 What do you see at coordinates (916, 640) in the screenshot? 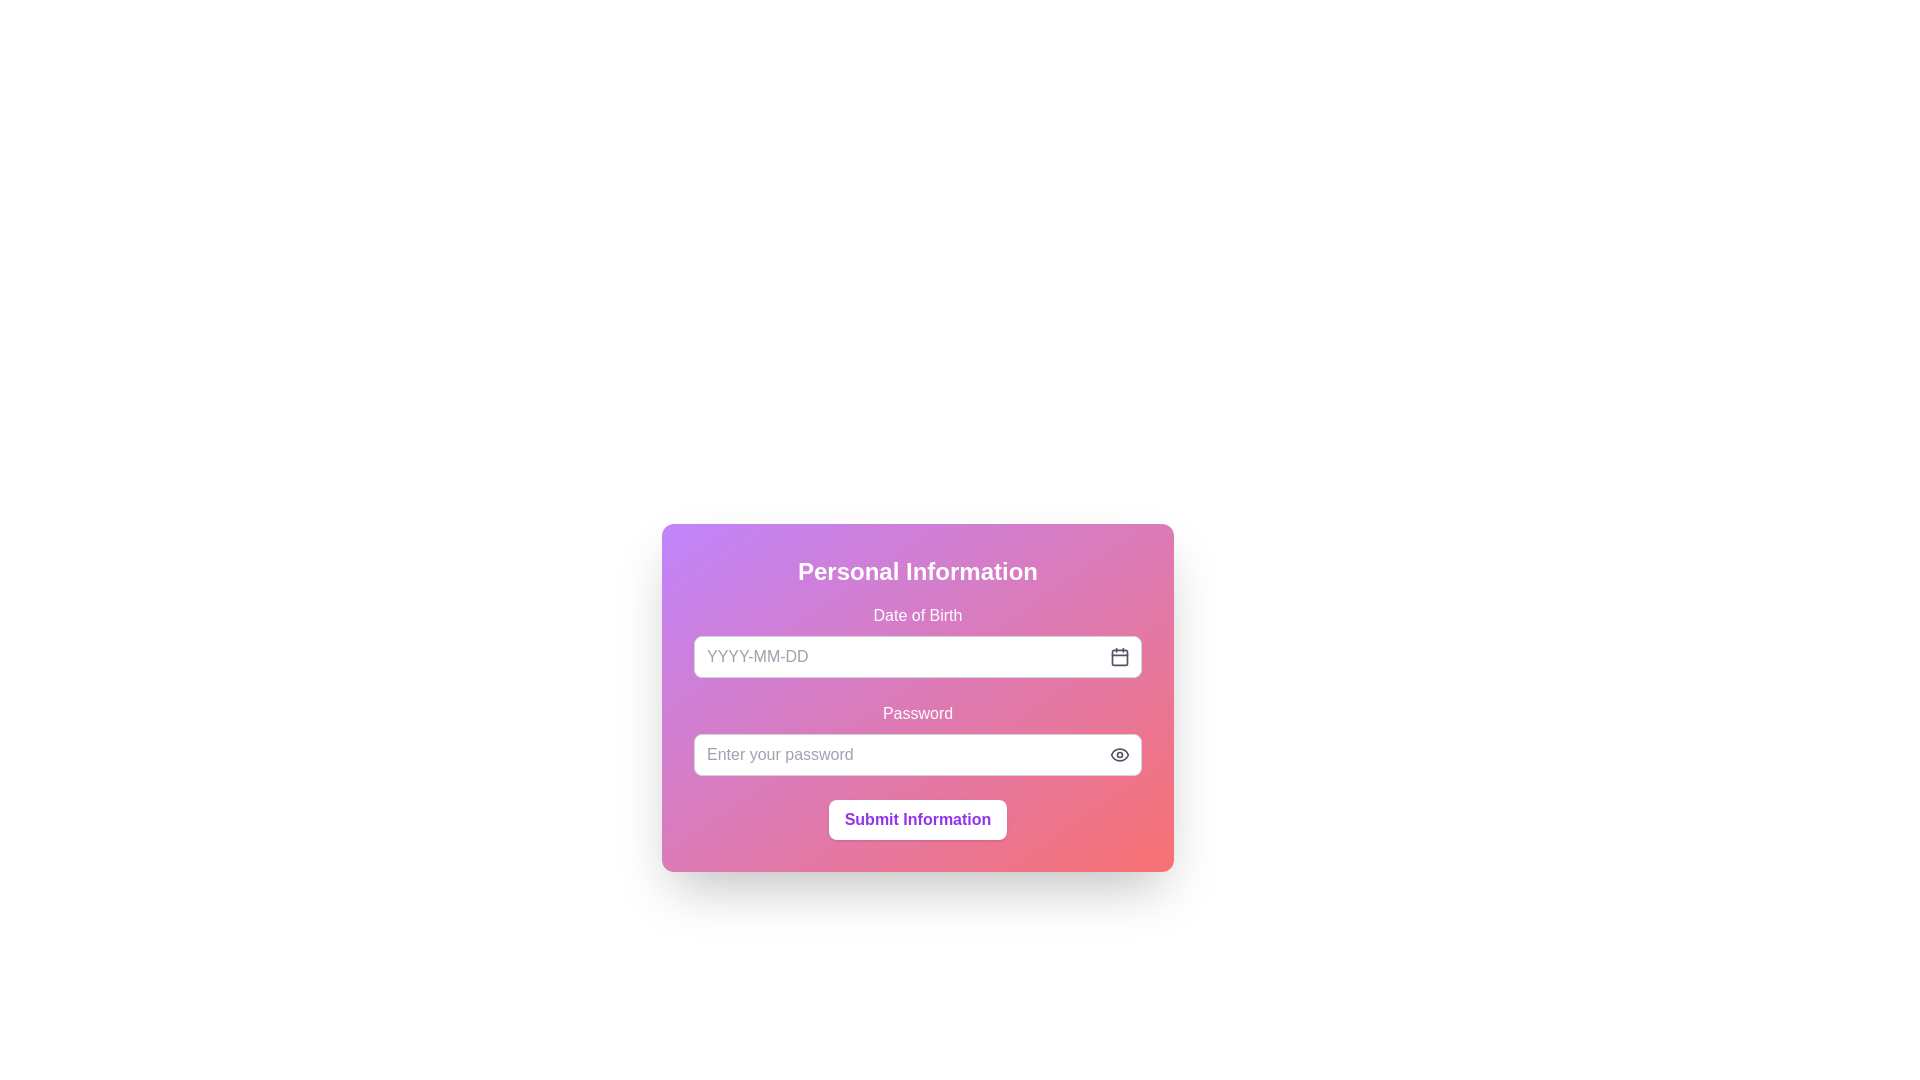
I see `the Date Input Field for entering the date of birth, which is the first input field in the Personal Information section` at bounding box center [916, 640].